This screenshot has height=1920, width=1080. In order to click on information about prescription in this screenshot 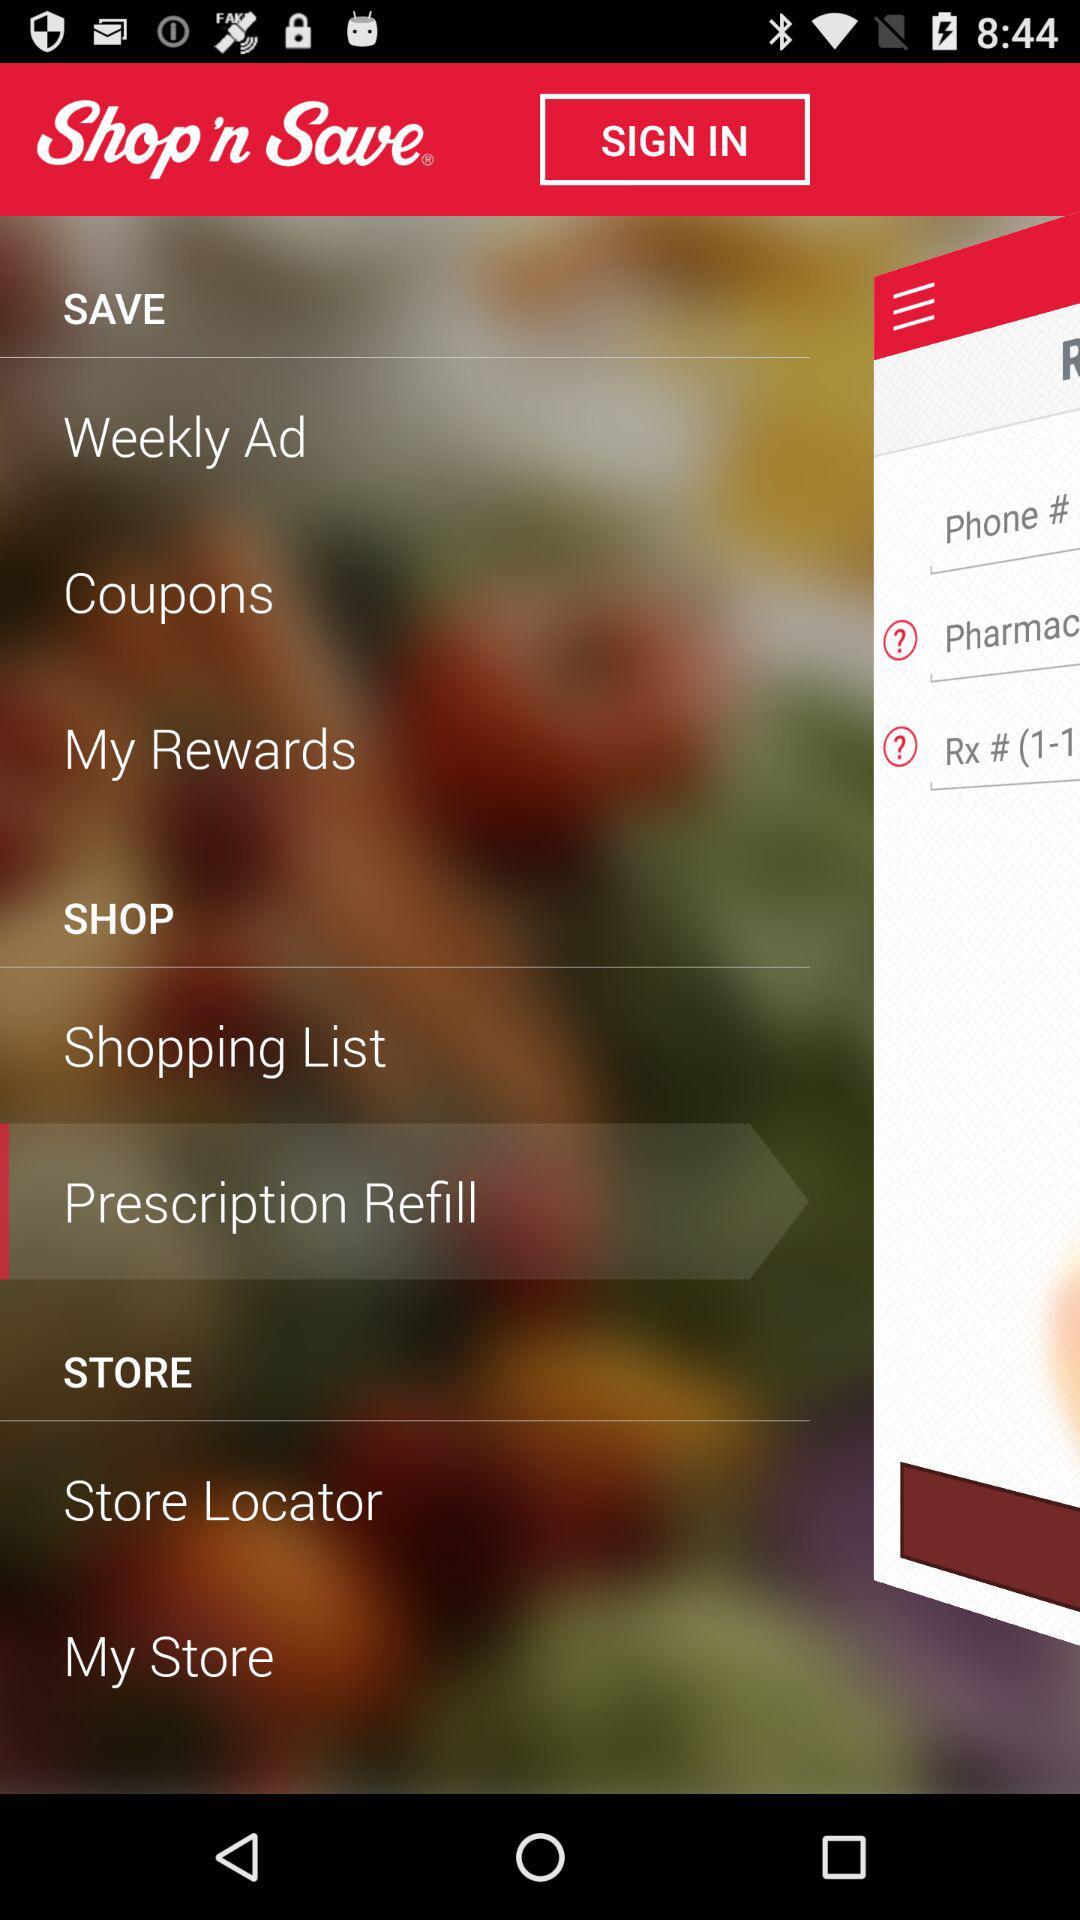, I will do `click(900, 739)`.